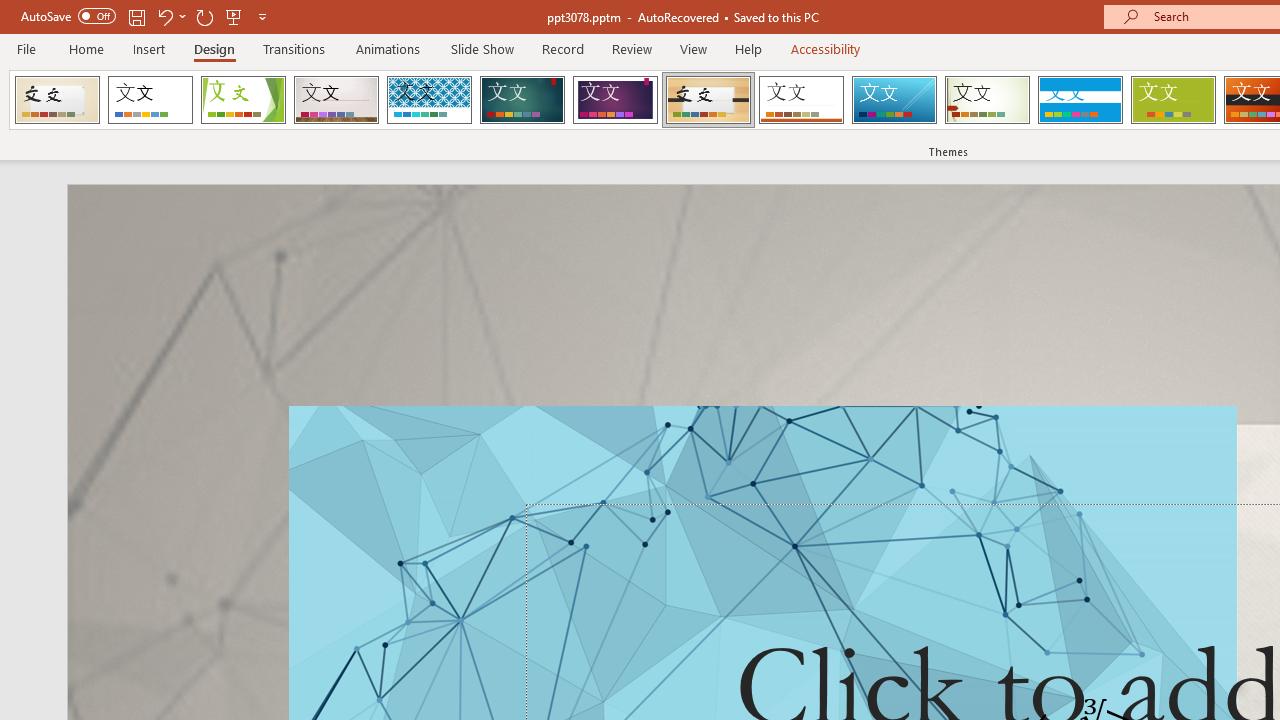 The width and height of the screenshot is (1280, 720). I want to click on 'Slice', so click(893, 100).